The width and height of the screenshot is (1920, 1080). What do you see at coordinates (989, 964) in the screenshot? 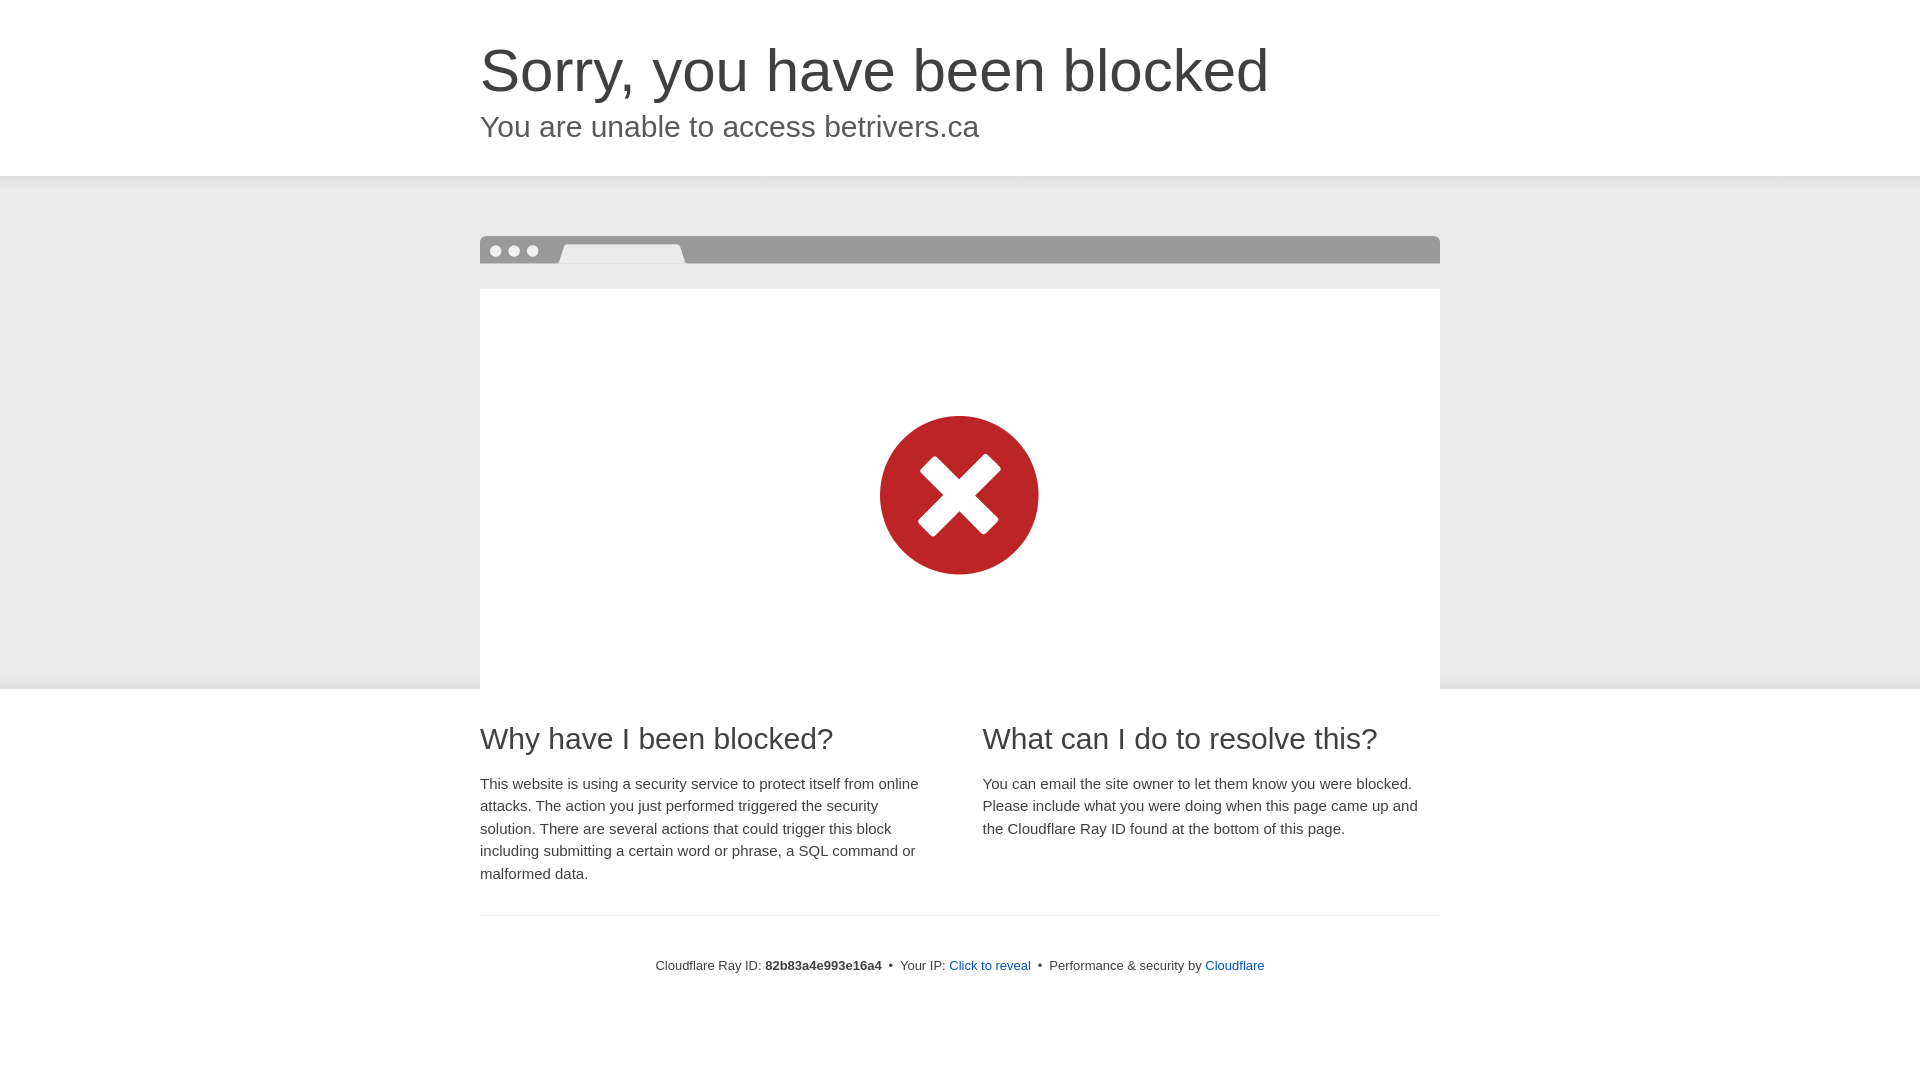
I see `'Click to reveal'` at bounding box center [989, 964].